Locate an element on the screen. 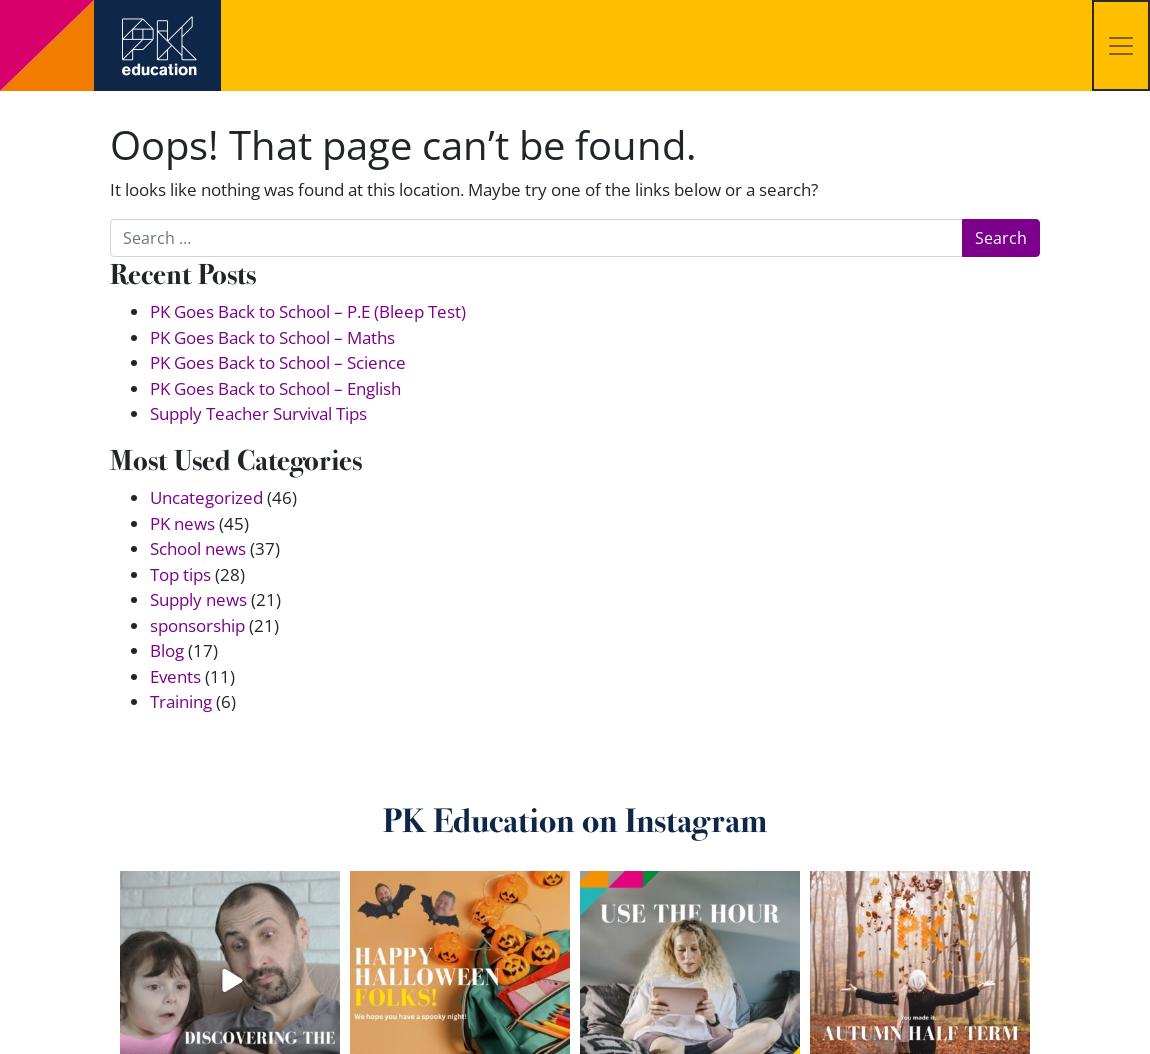  'Training' is located at coordinates (180, 700).